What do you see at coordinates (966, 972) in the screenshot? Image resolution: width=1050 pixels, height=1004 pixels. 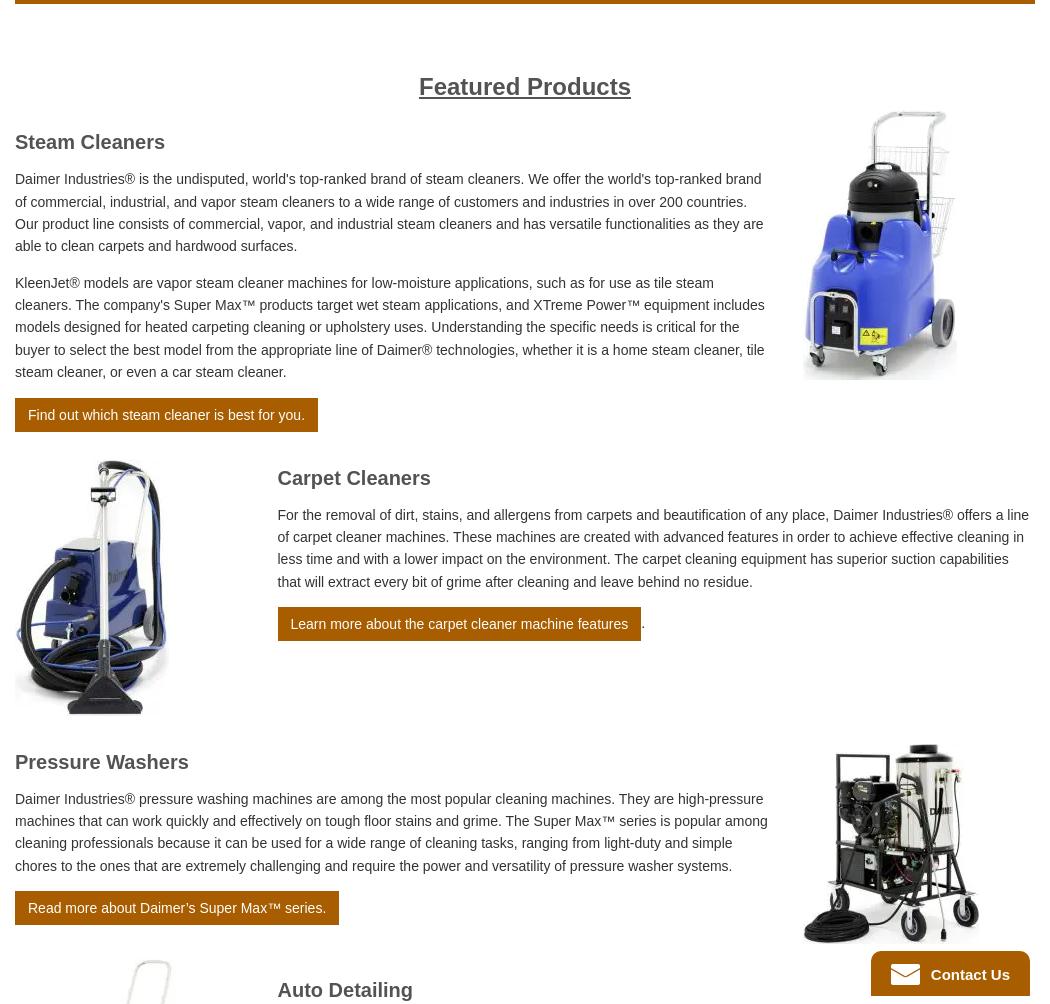 I see `'Contact Us'` at bounding box center [966, 972].